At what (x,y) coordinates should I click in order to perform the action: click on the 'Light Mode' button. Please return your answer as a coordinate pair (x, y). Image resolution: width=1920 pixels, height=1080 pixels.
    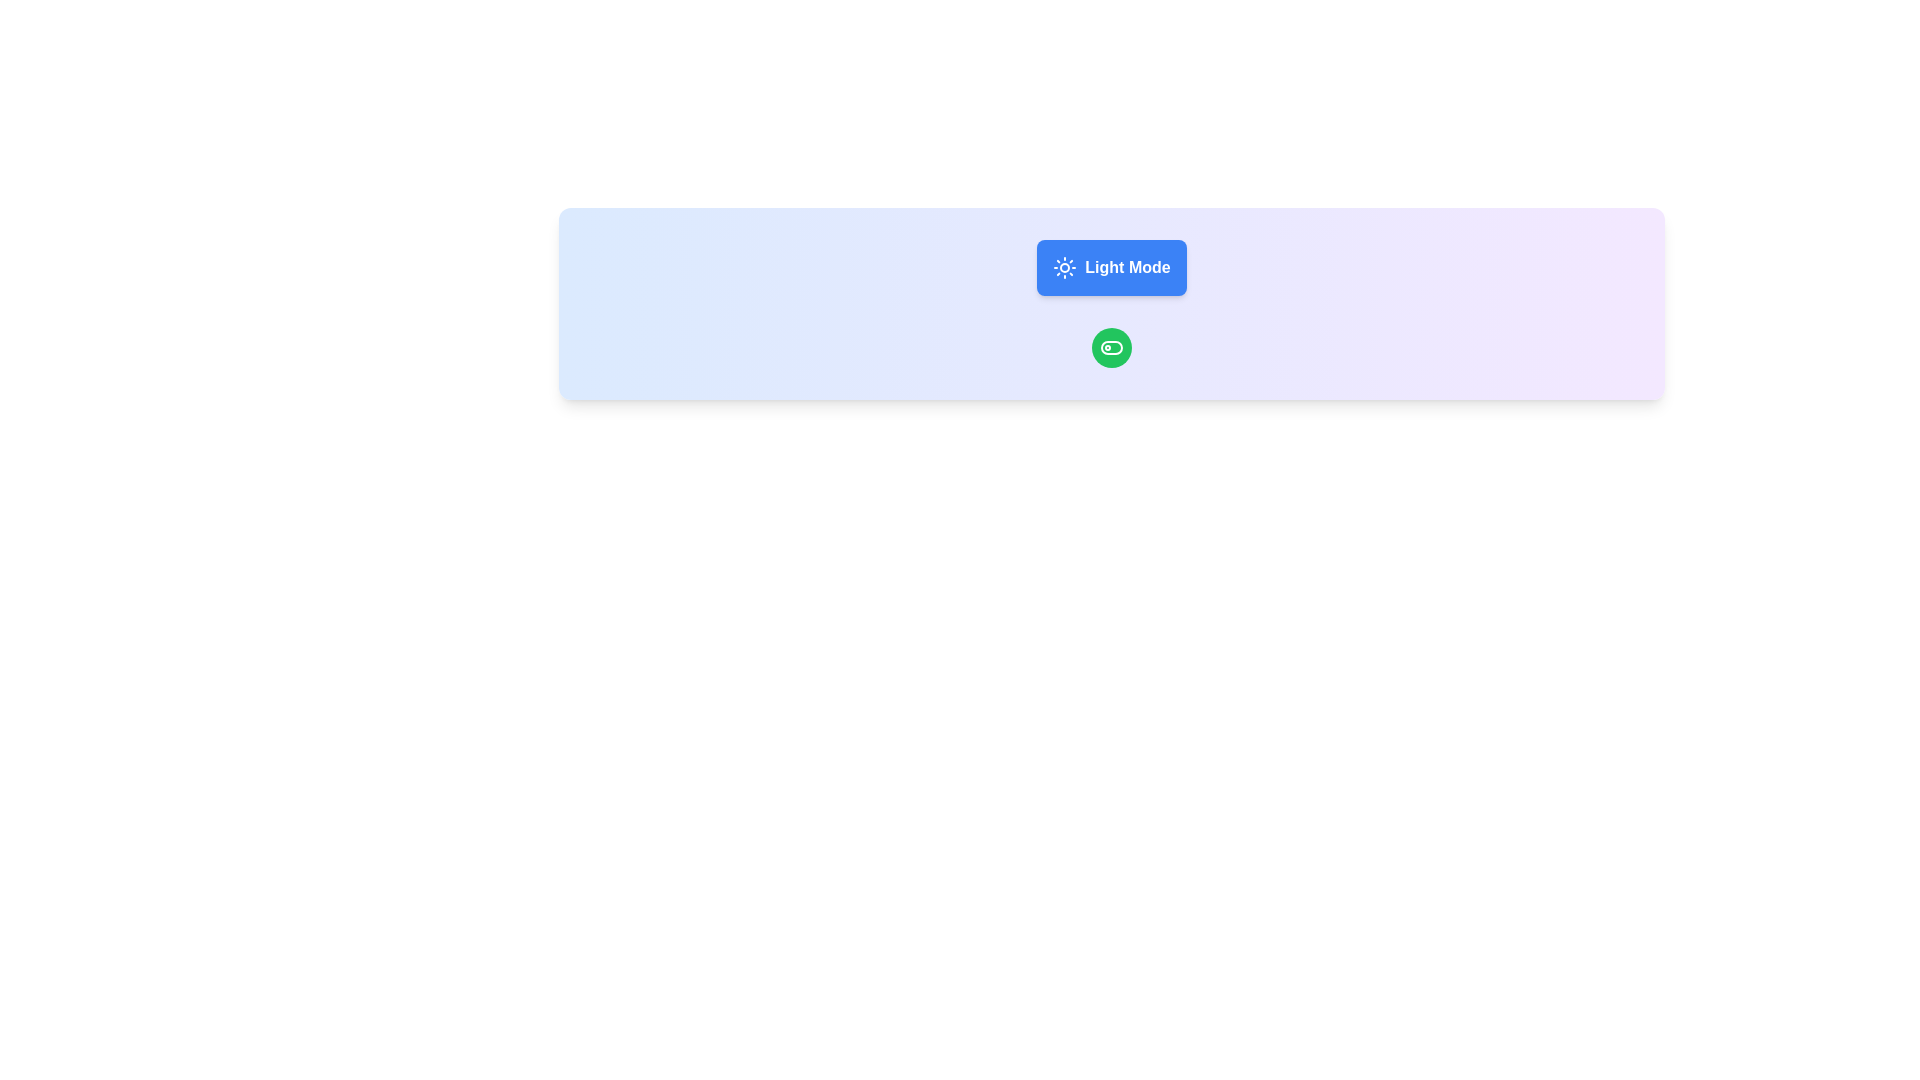
    Looking at the image, I should click on (1111, 266).